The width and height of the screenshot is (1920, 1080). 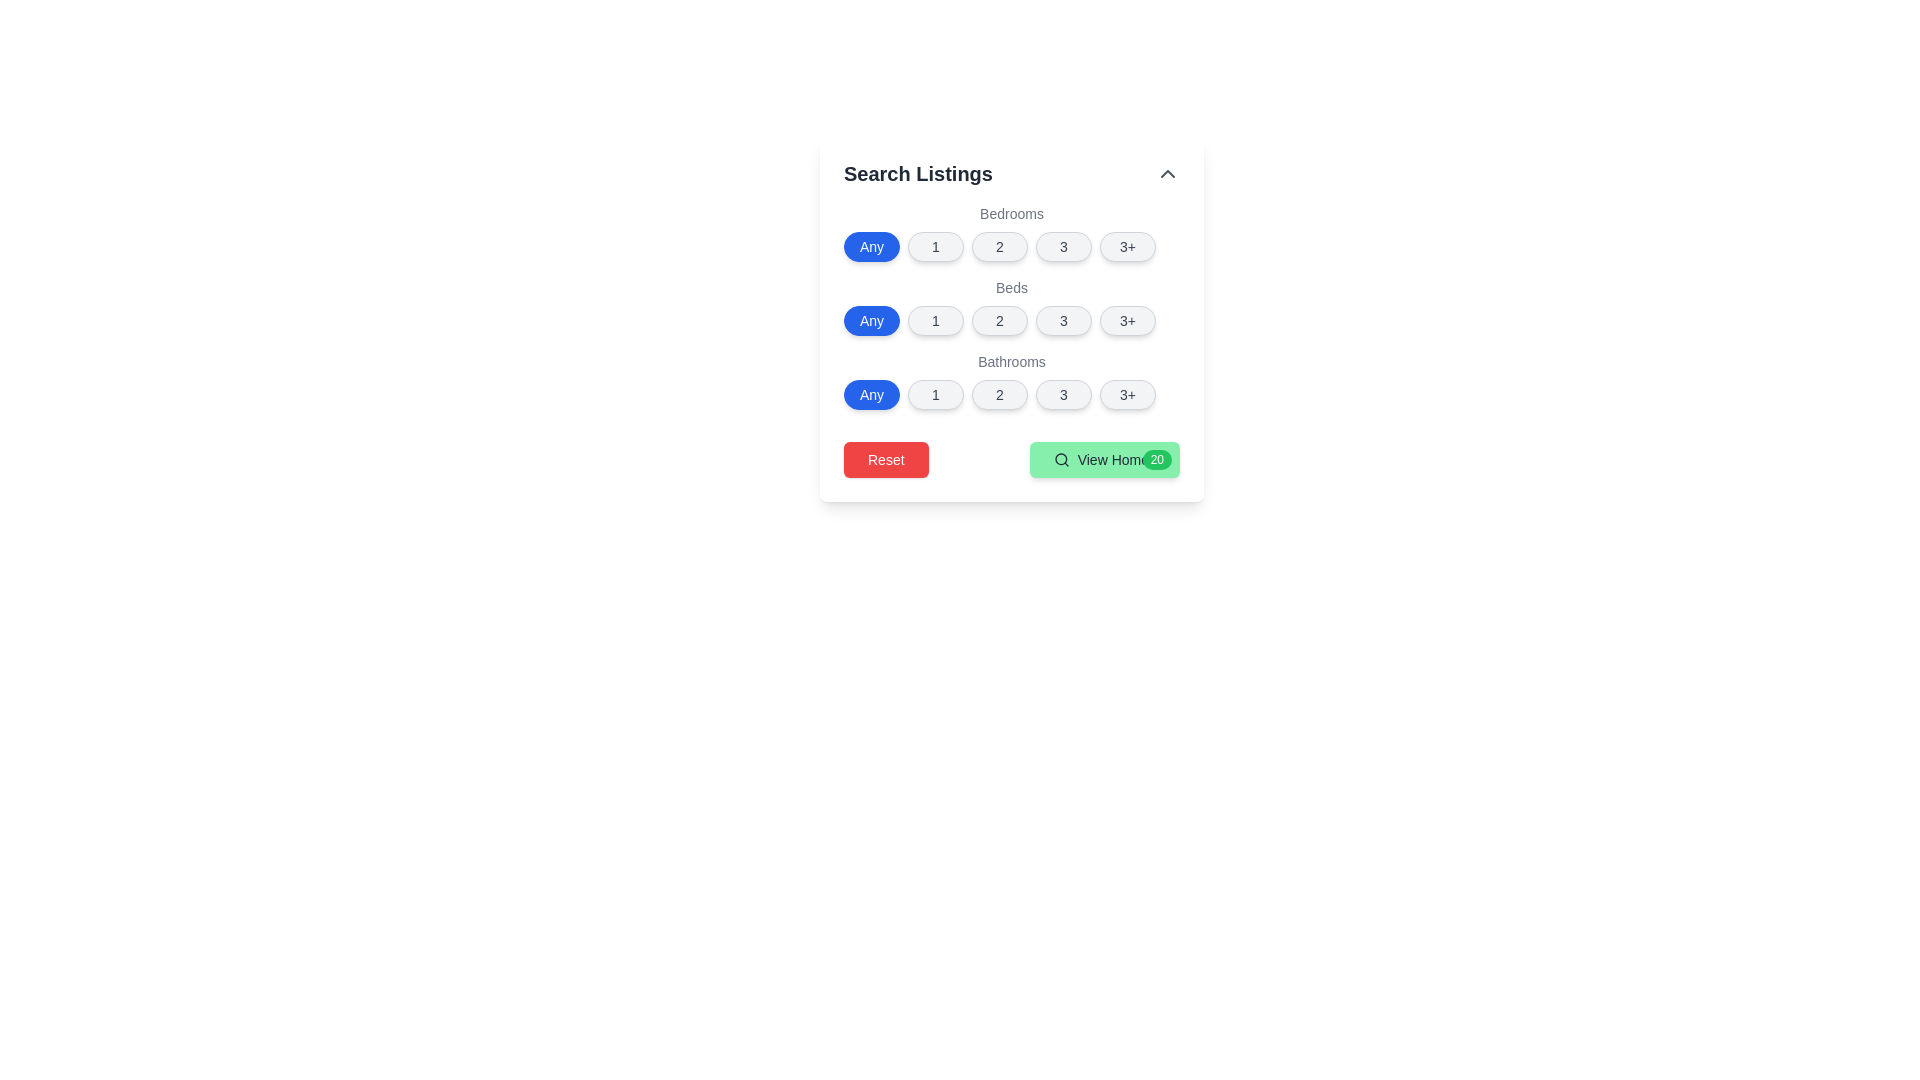 I want to click on the text label displaying 'Bathrooms', which is styled in gray, smaller font and positioned under the label 'Beds', so click(x=1012, y=362).